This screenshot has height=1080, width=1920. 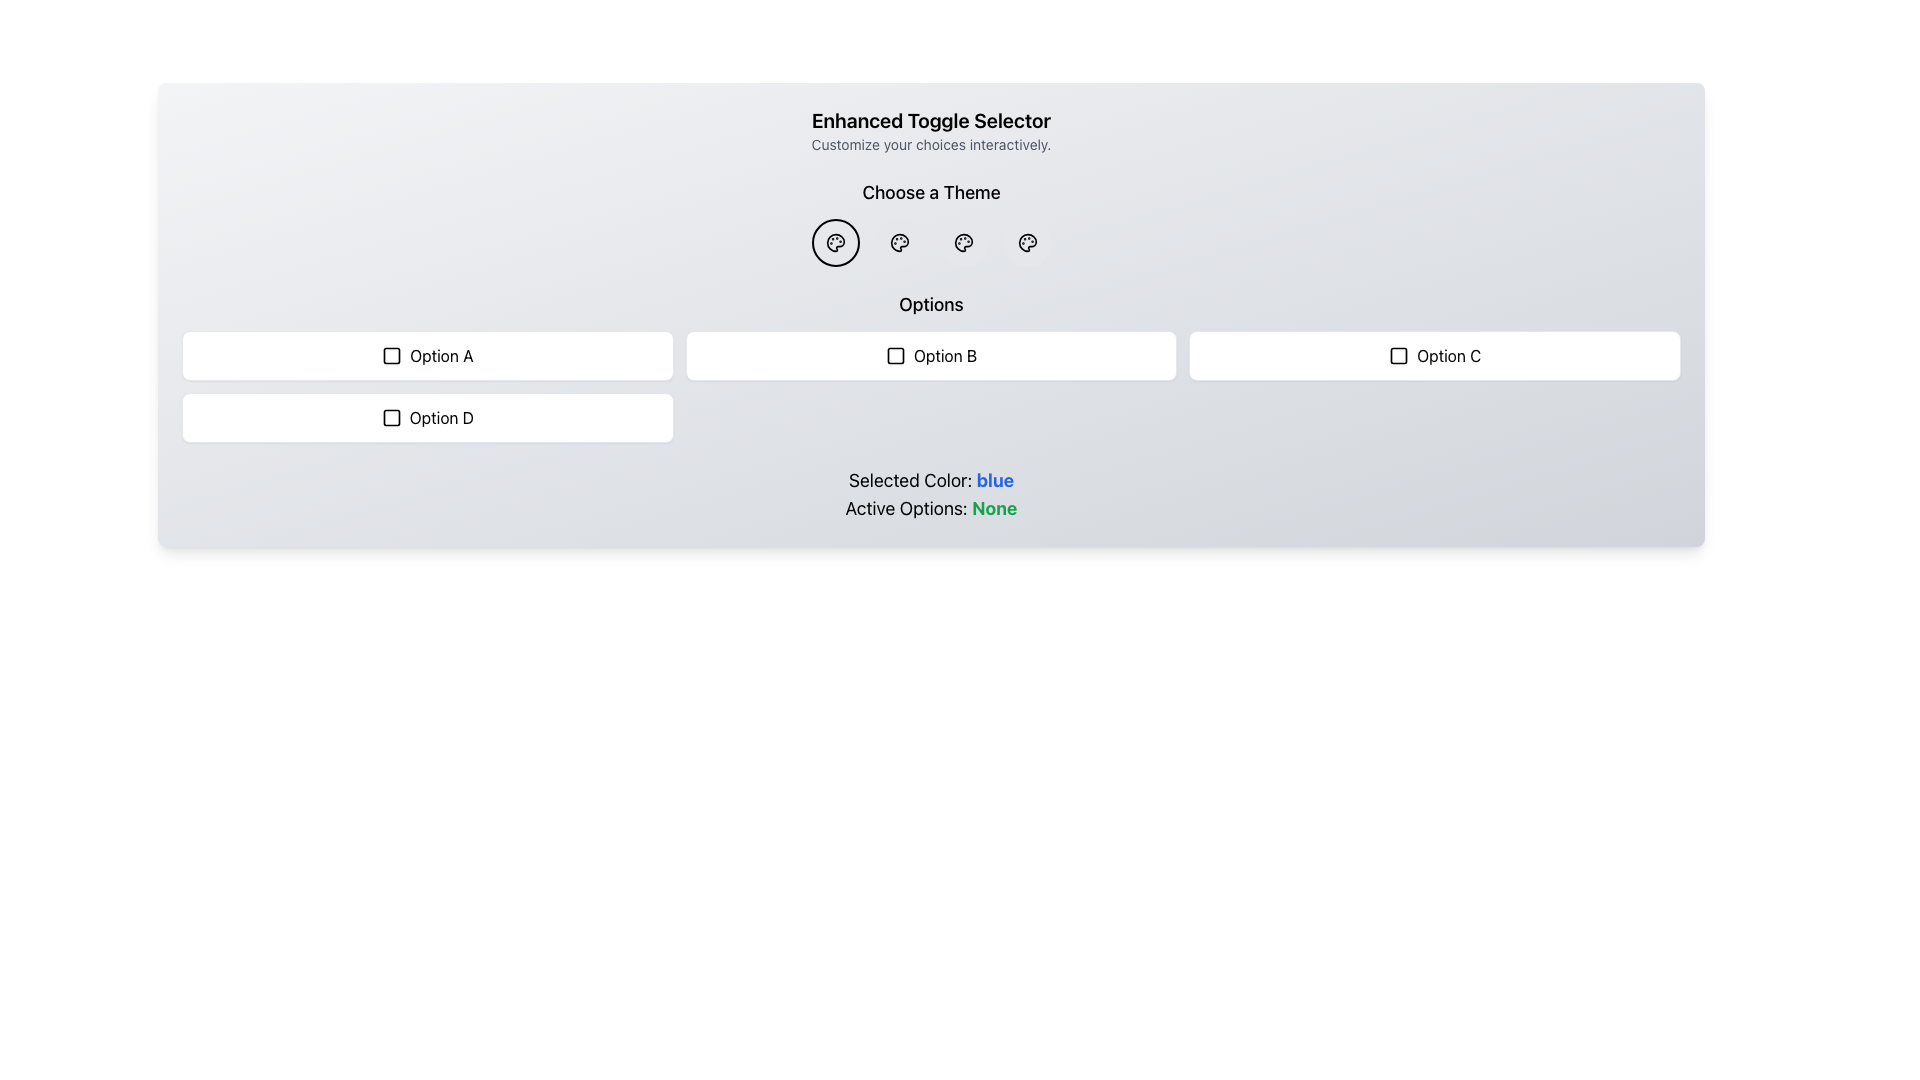 I want to click on the circular button with a gray background and painter's palette icon, located under the 'Choose a Theme' section, so click(x=963, y=242).